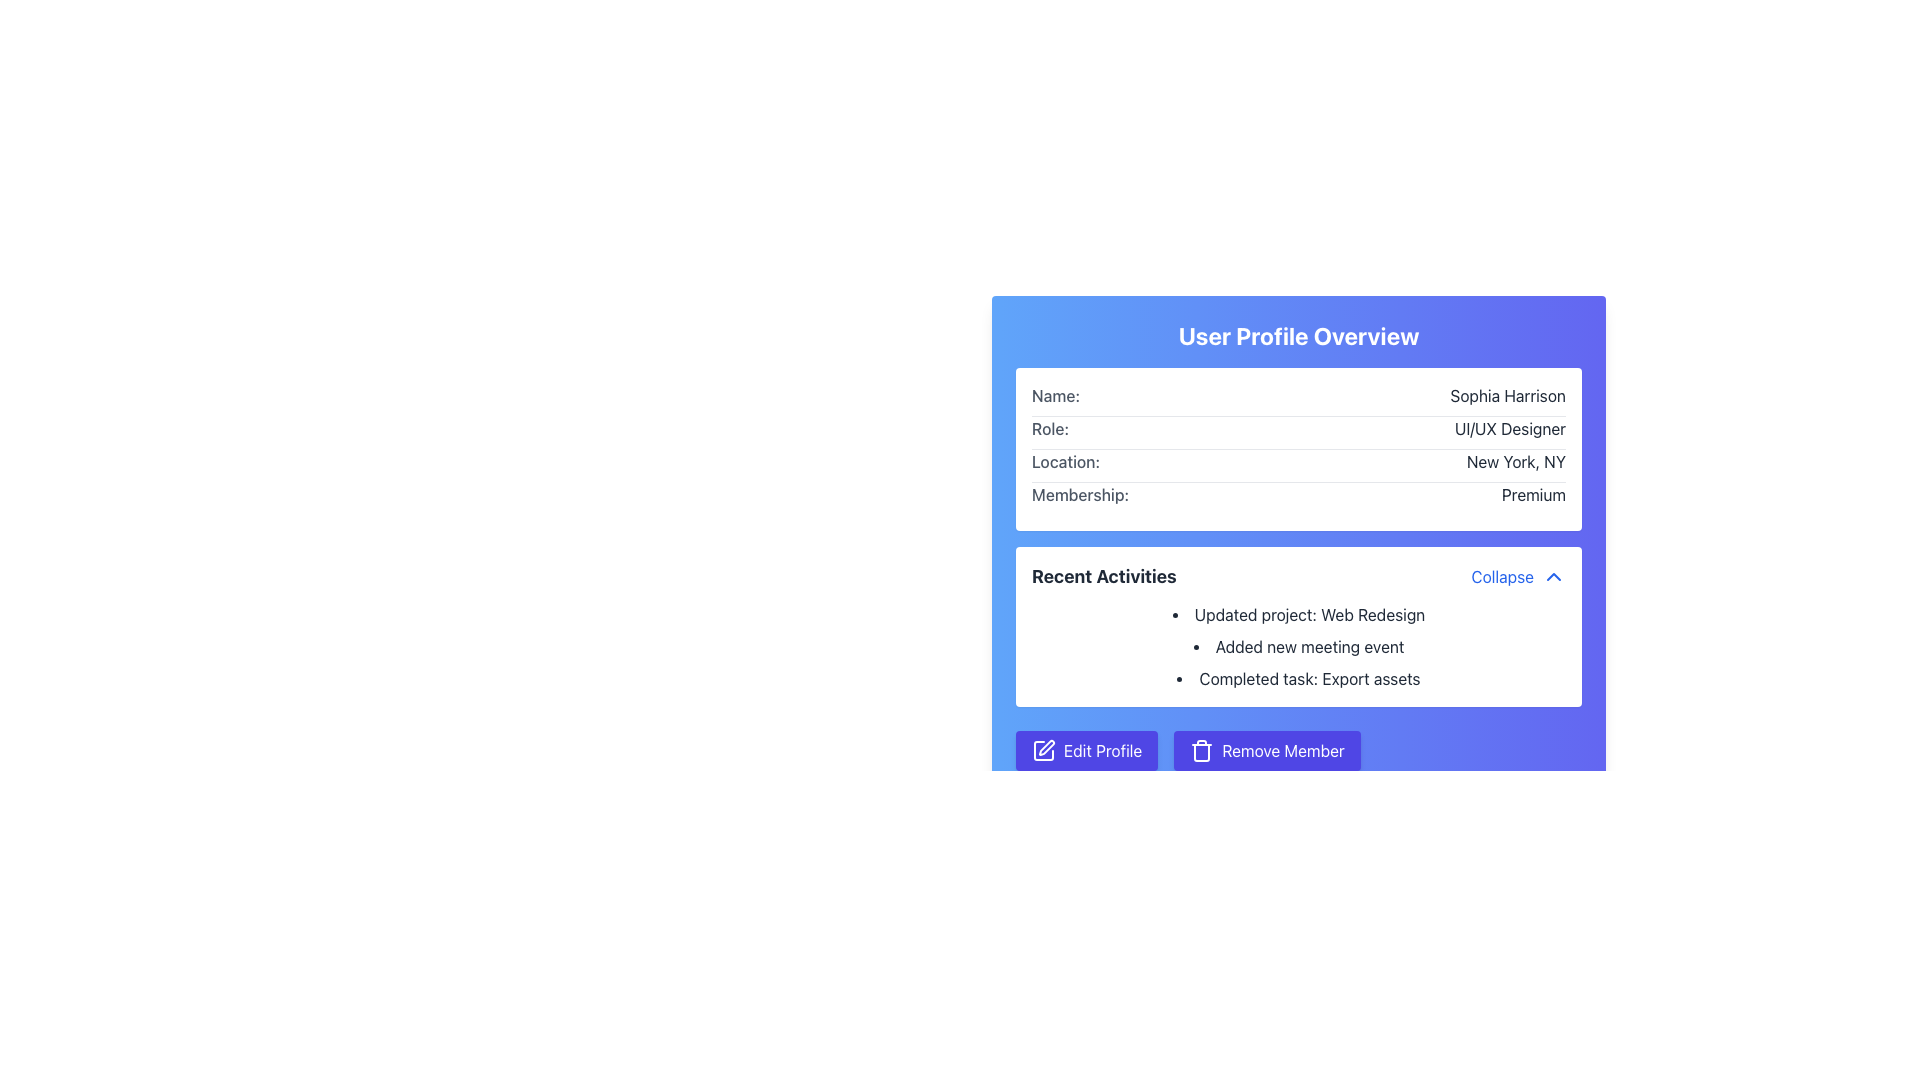  What do you see at coordinates (1510, 427) in the screenshot?
I see `the text label displaying the user's role as 'UI/UX Designer', which is located in the user profile card beneath the 'Name:' label` at bounding box center [1510, 427].